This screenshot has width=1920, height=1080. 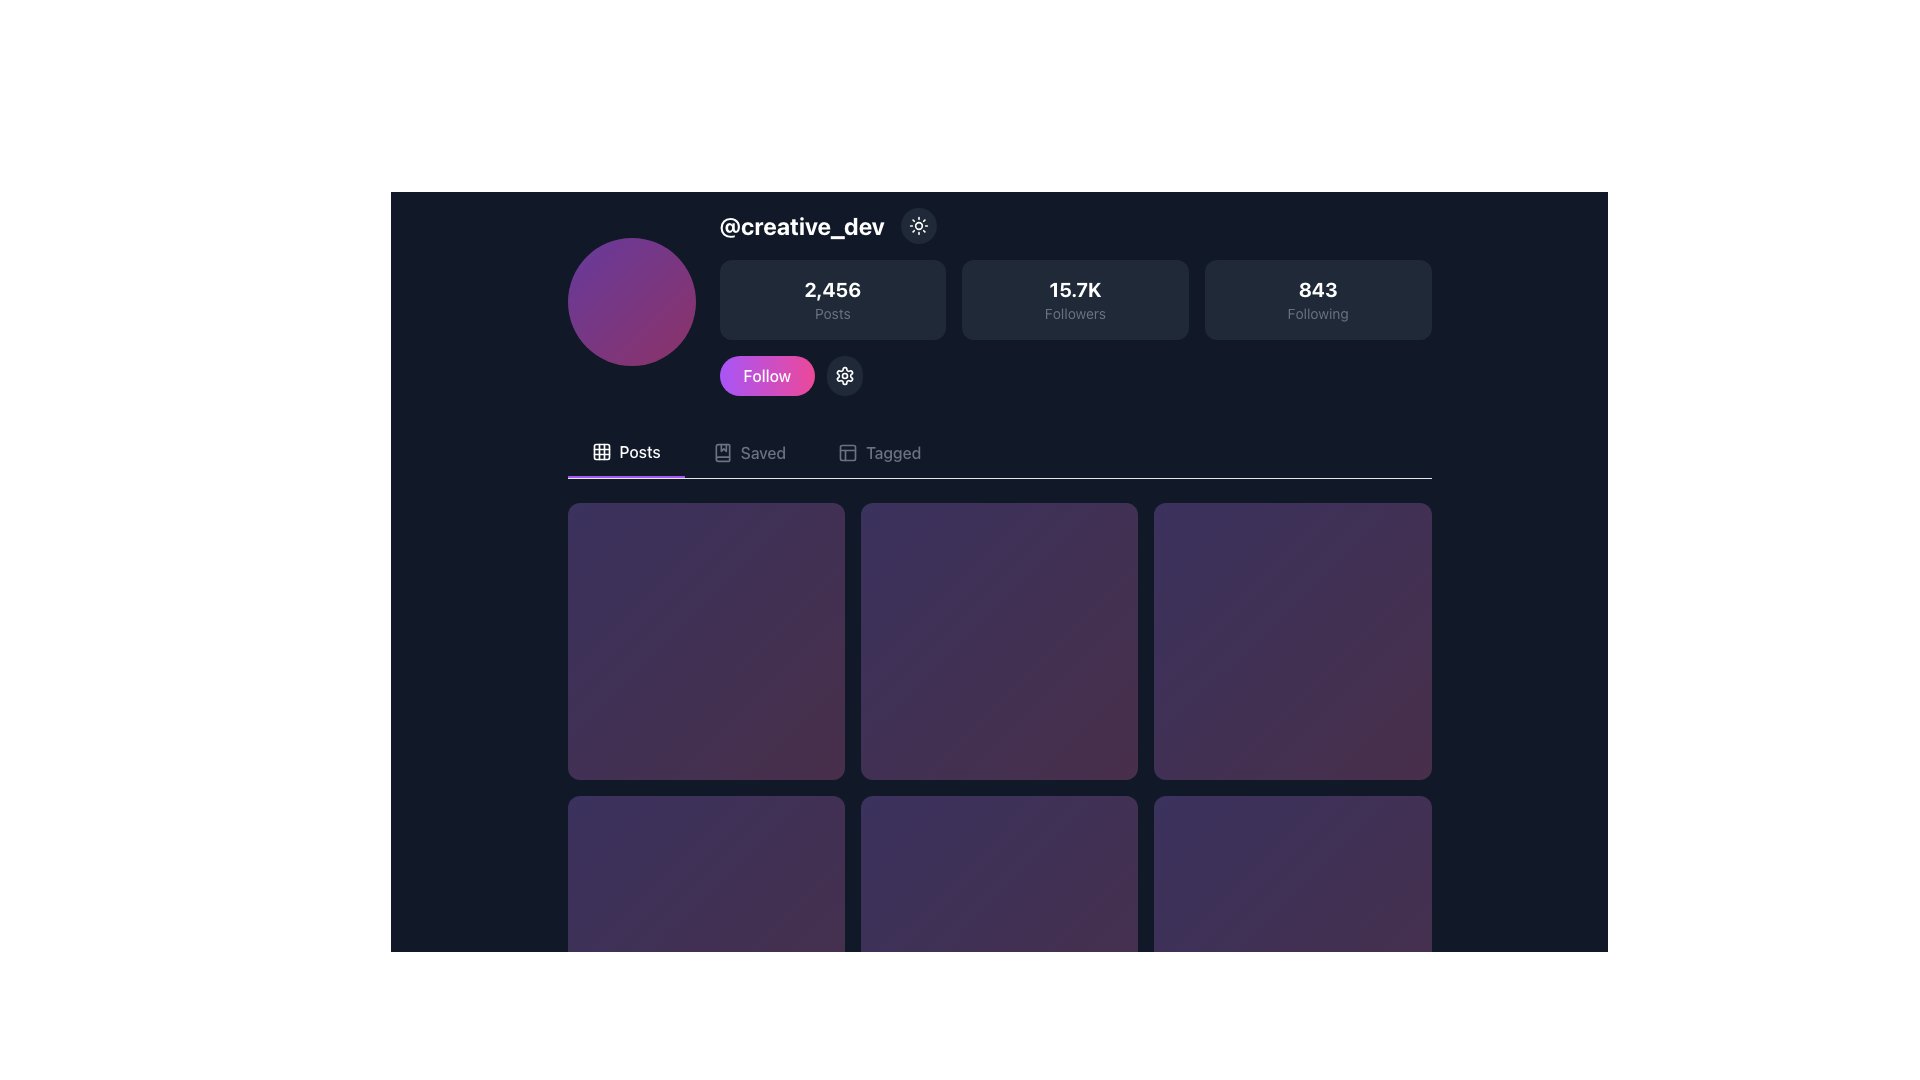 What do you see at coordinates (845, 375) in the screenshot?
I see `the settings button located as the second clickable element from the left in the header area, positioned directly to the right of the 'Follow' button` at bounding box center [845, 375].